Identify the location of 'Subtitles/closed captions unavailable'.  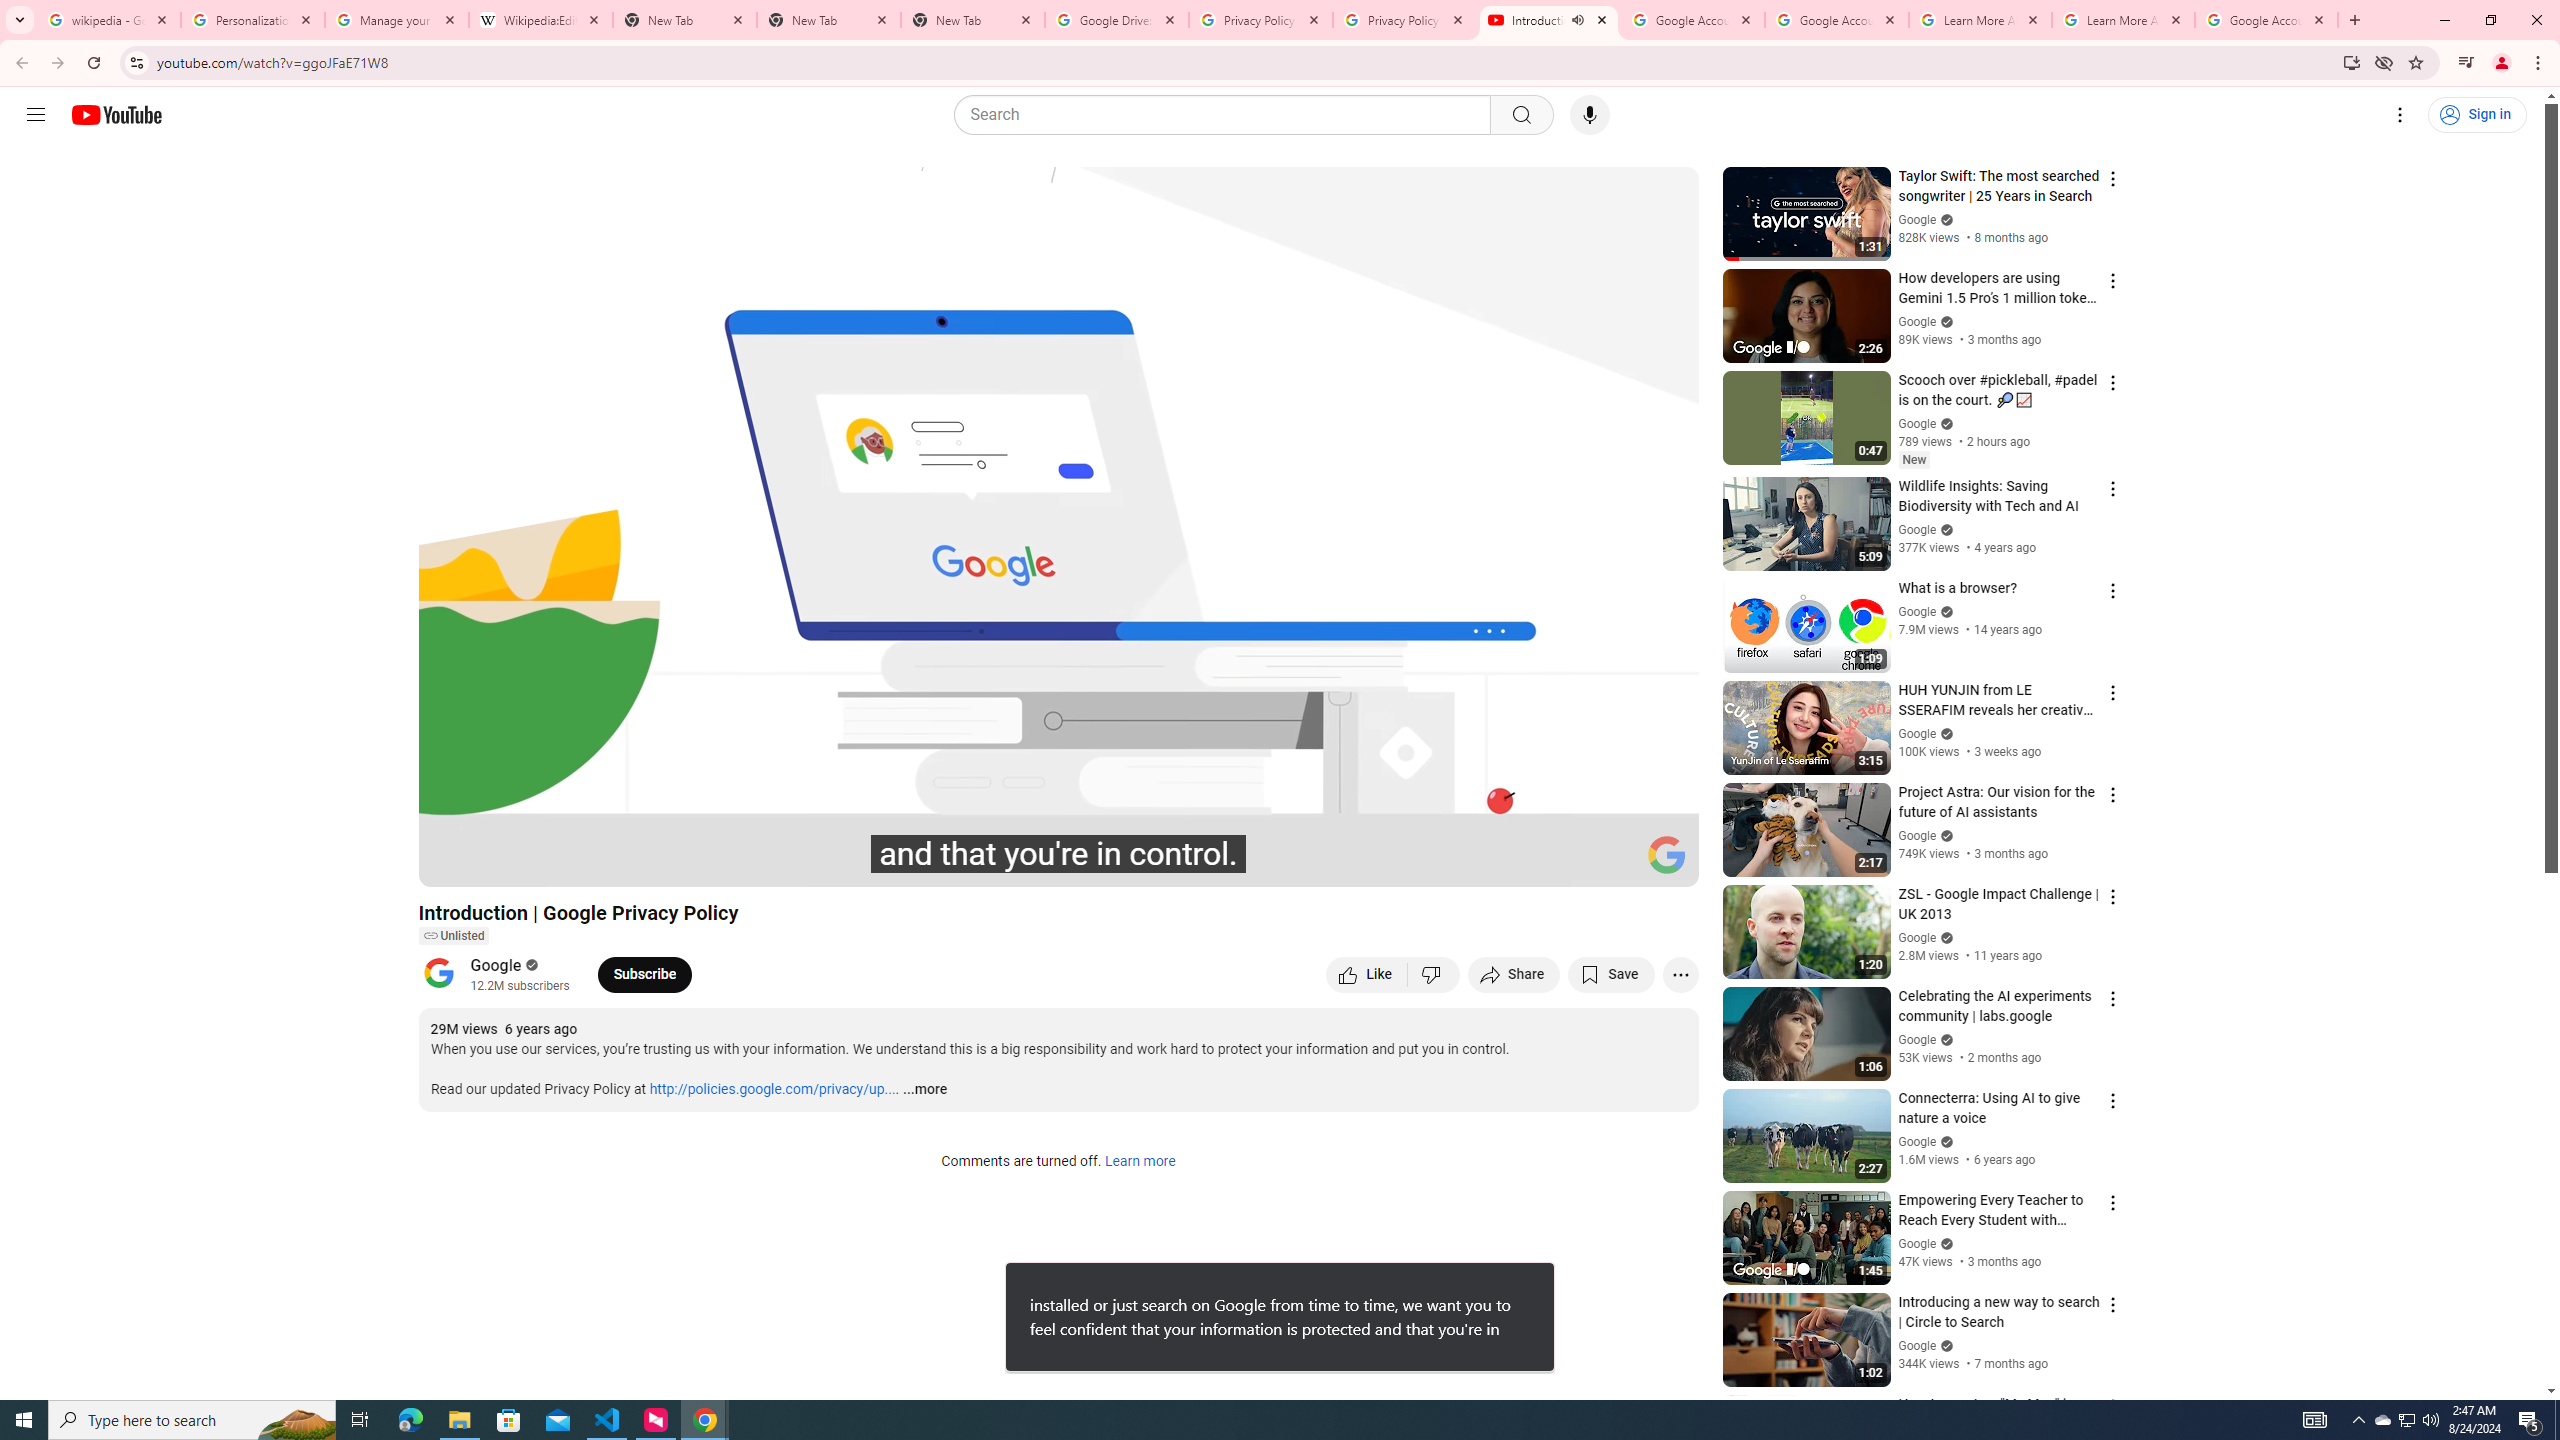
(1469, 862).